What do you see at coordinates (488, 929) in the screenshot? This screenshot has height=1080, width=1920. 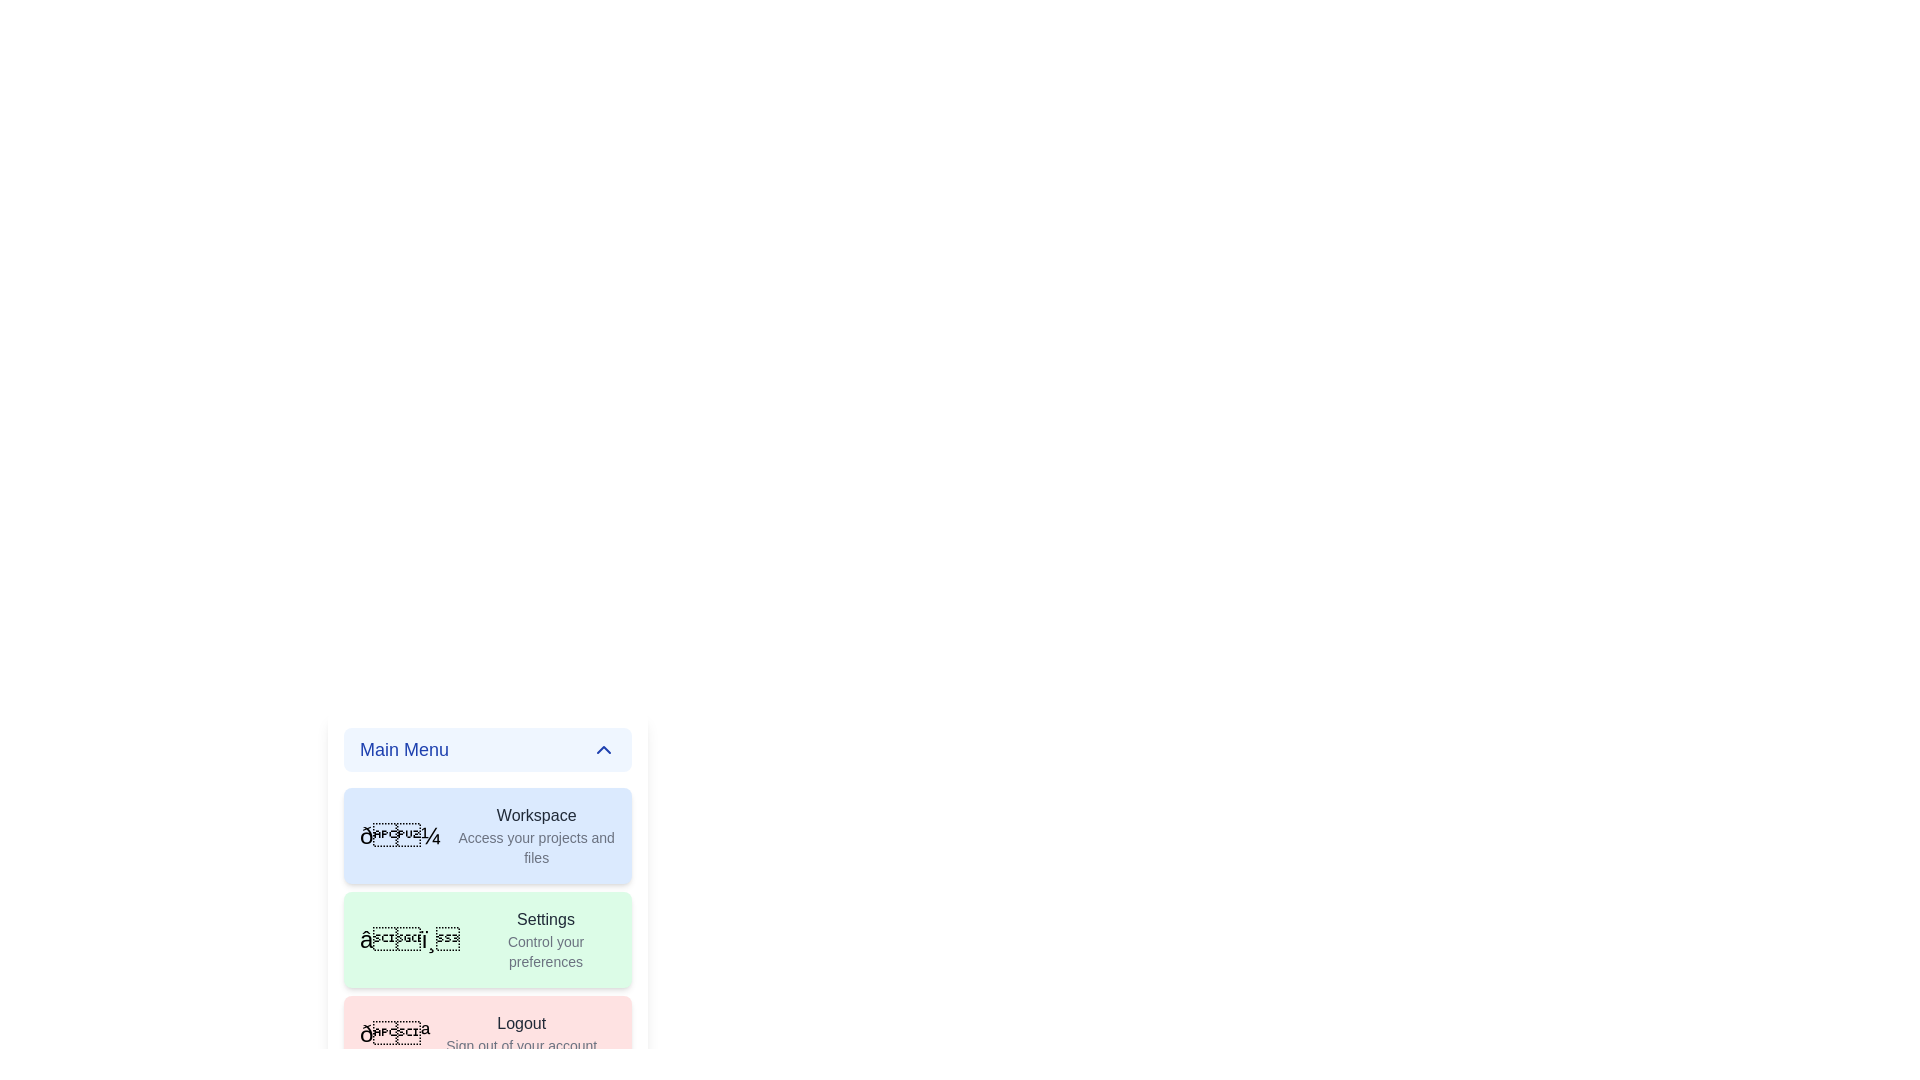 I see `the 'Settings' button` at bounding box center [488, 929].